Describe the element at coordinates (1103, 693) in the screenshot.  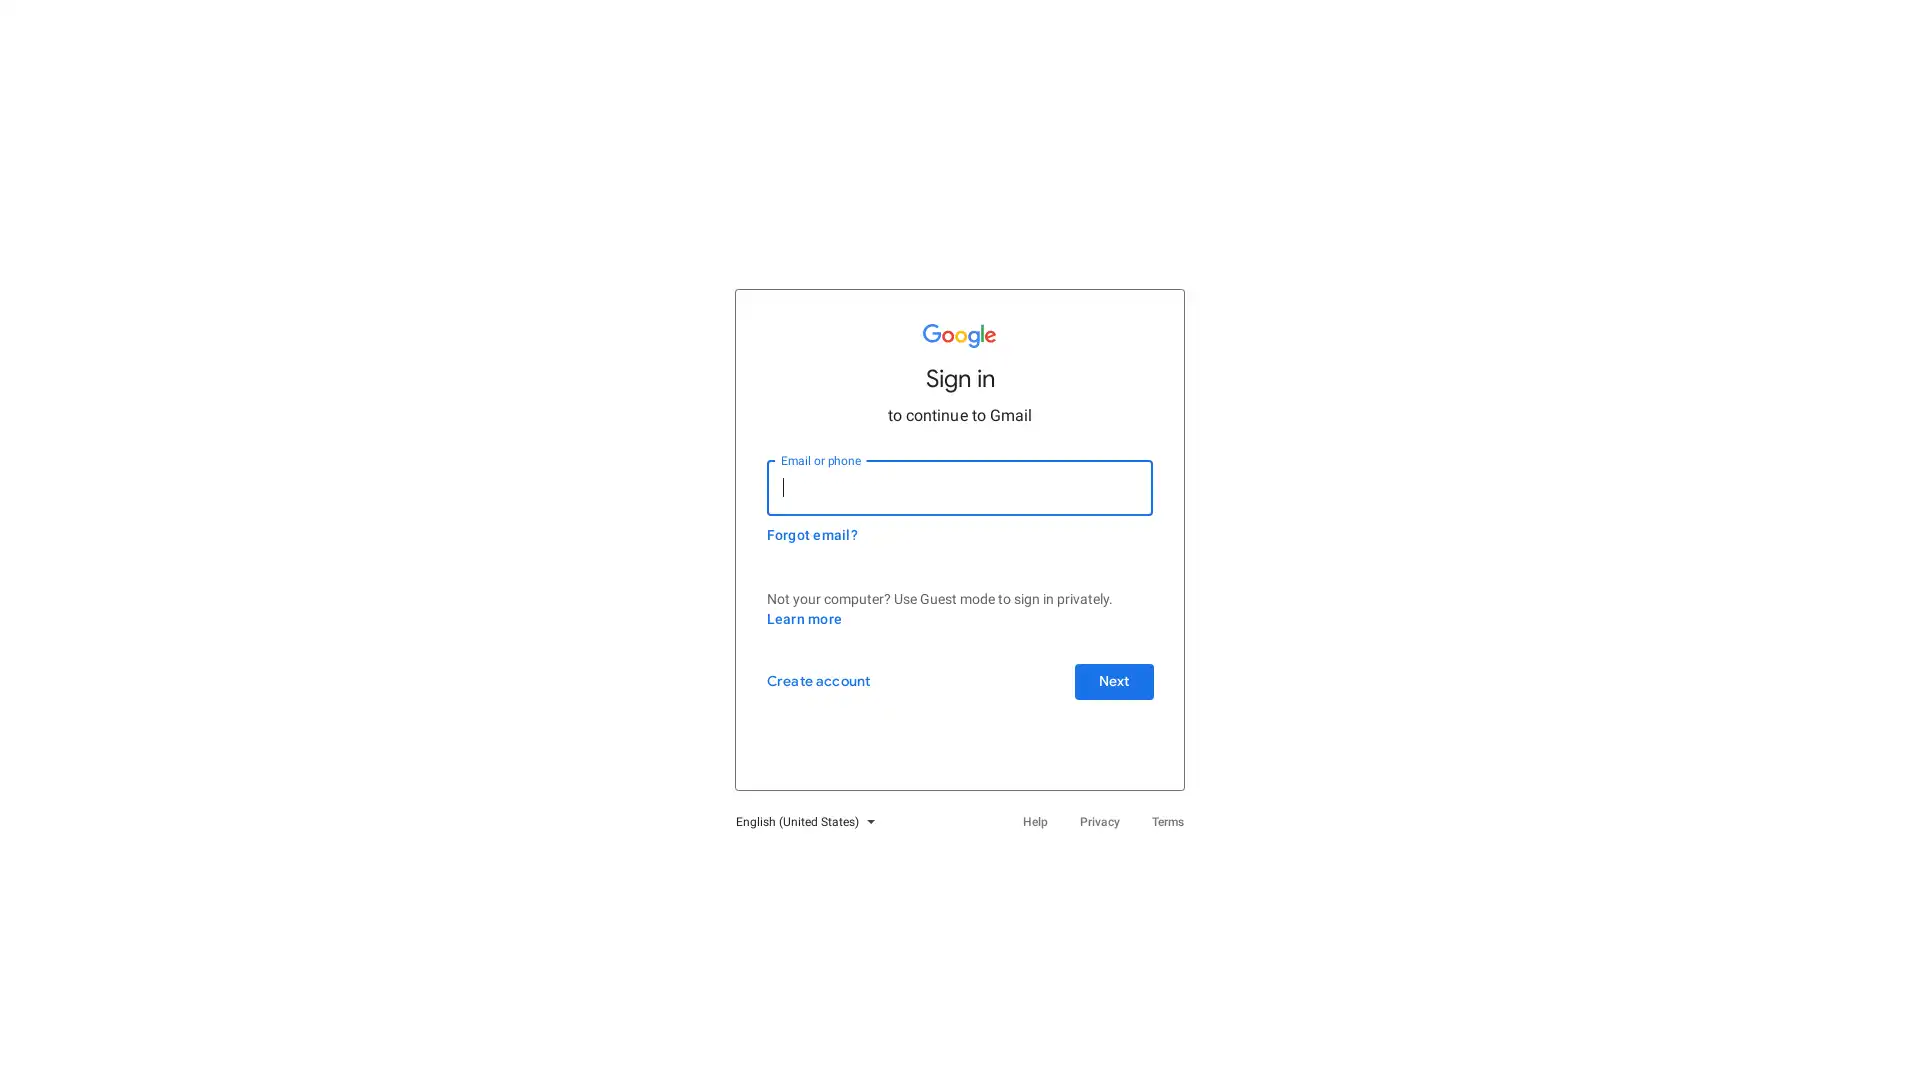
I see `Next` at that location.